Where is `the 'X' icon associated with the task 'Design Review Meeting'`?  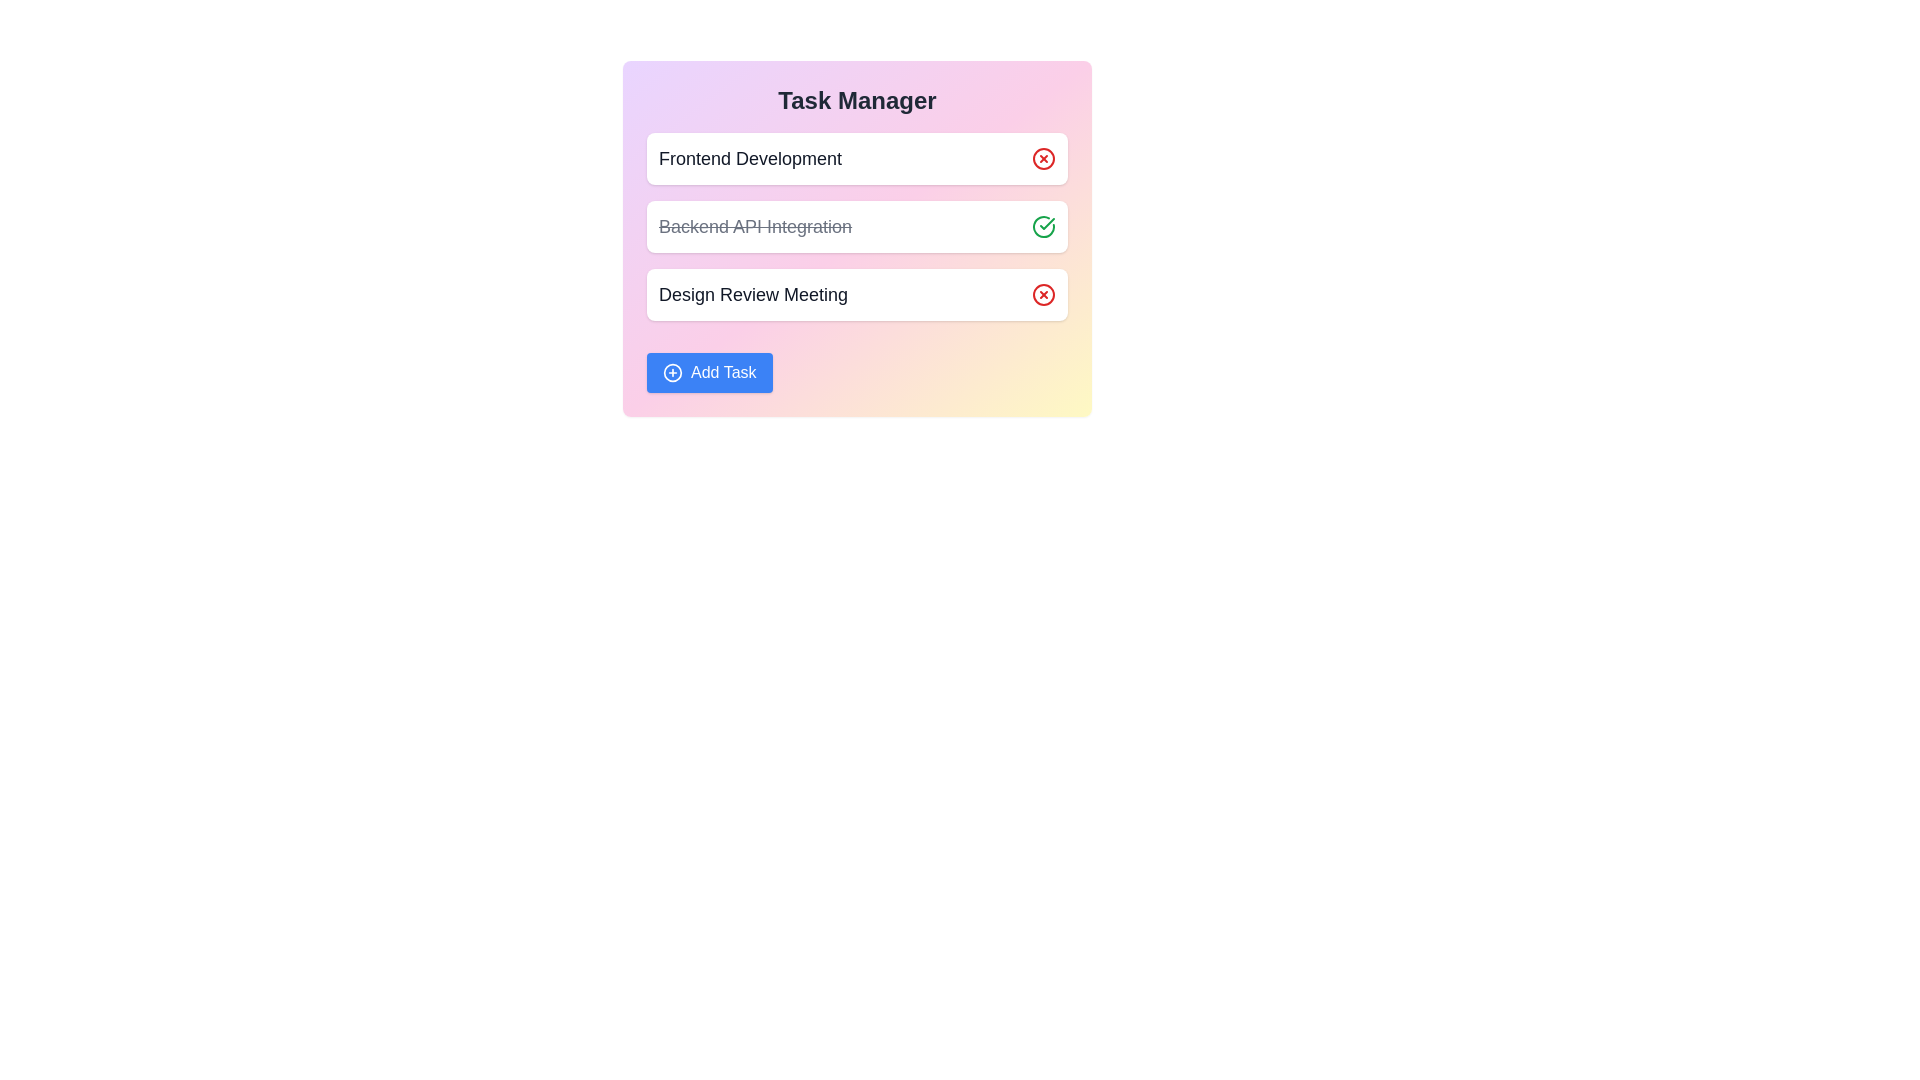
the 'X' icon associated with the task 'Design Review Meeting' is located at coordinates (1042, 294).